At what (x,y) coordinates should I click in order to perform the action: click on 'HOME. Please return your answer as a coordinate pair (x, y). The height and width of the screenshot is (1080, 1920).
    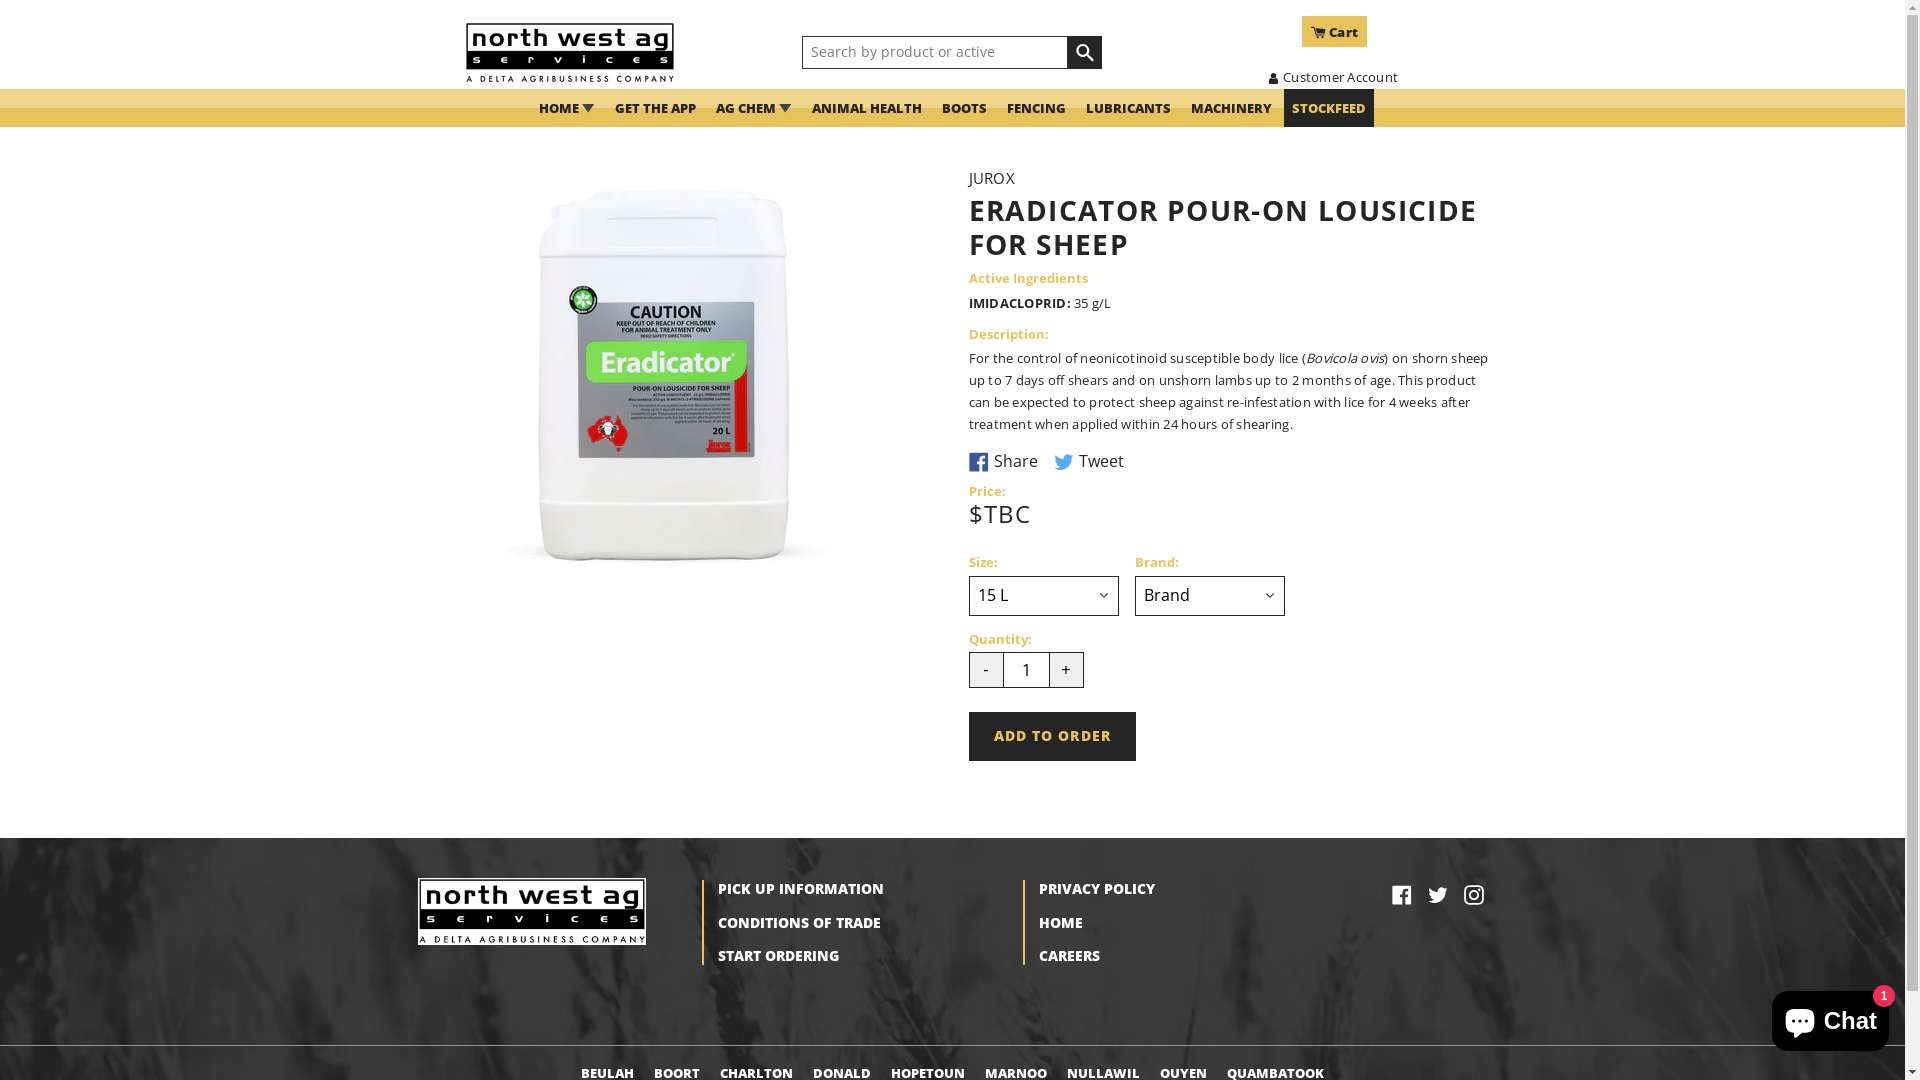
    Looking at the image, I should click on (565, 108).